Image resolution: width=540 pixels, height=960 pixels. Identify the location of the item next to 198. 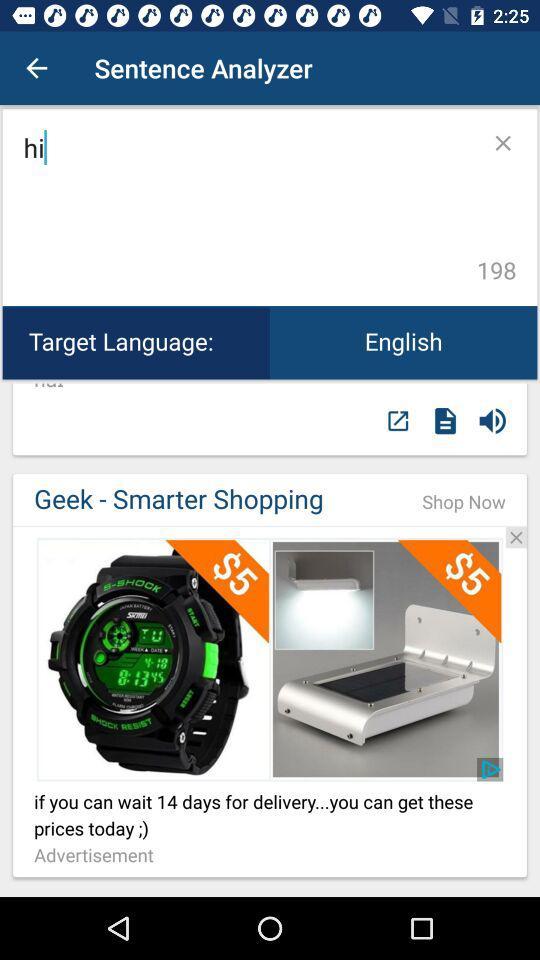
(246, 207).